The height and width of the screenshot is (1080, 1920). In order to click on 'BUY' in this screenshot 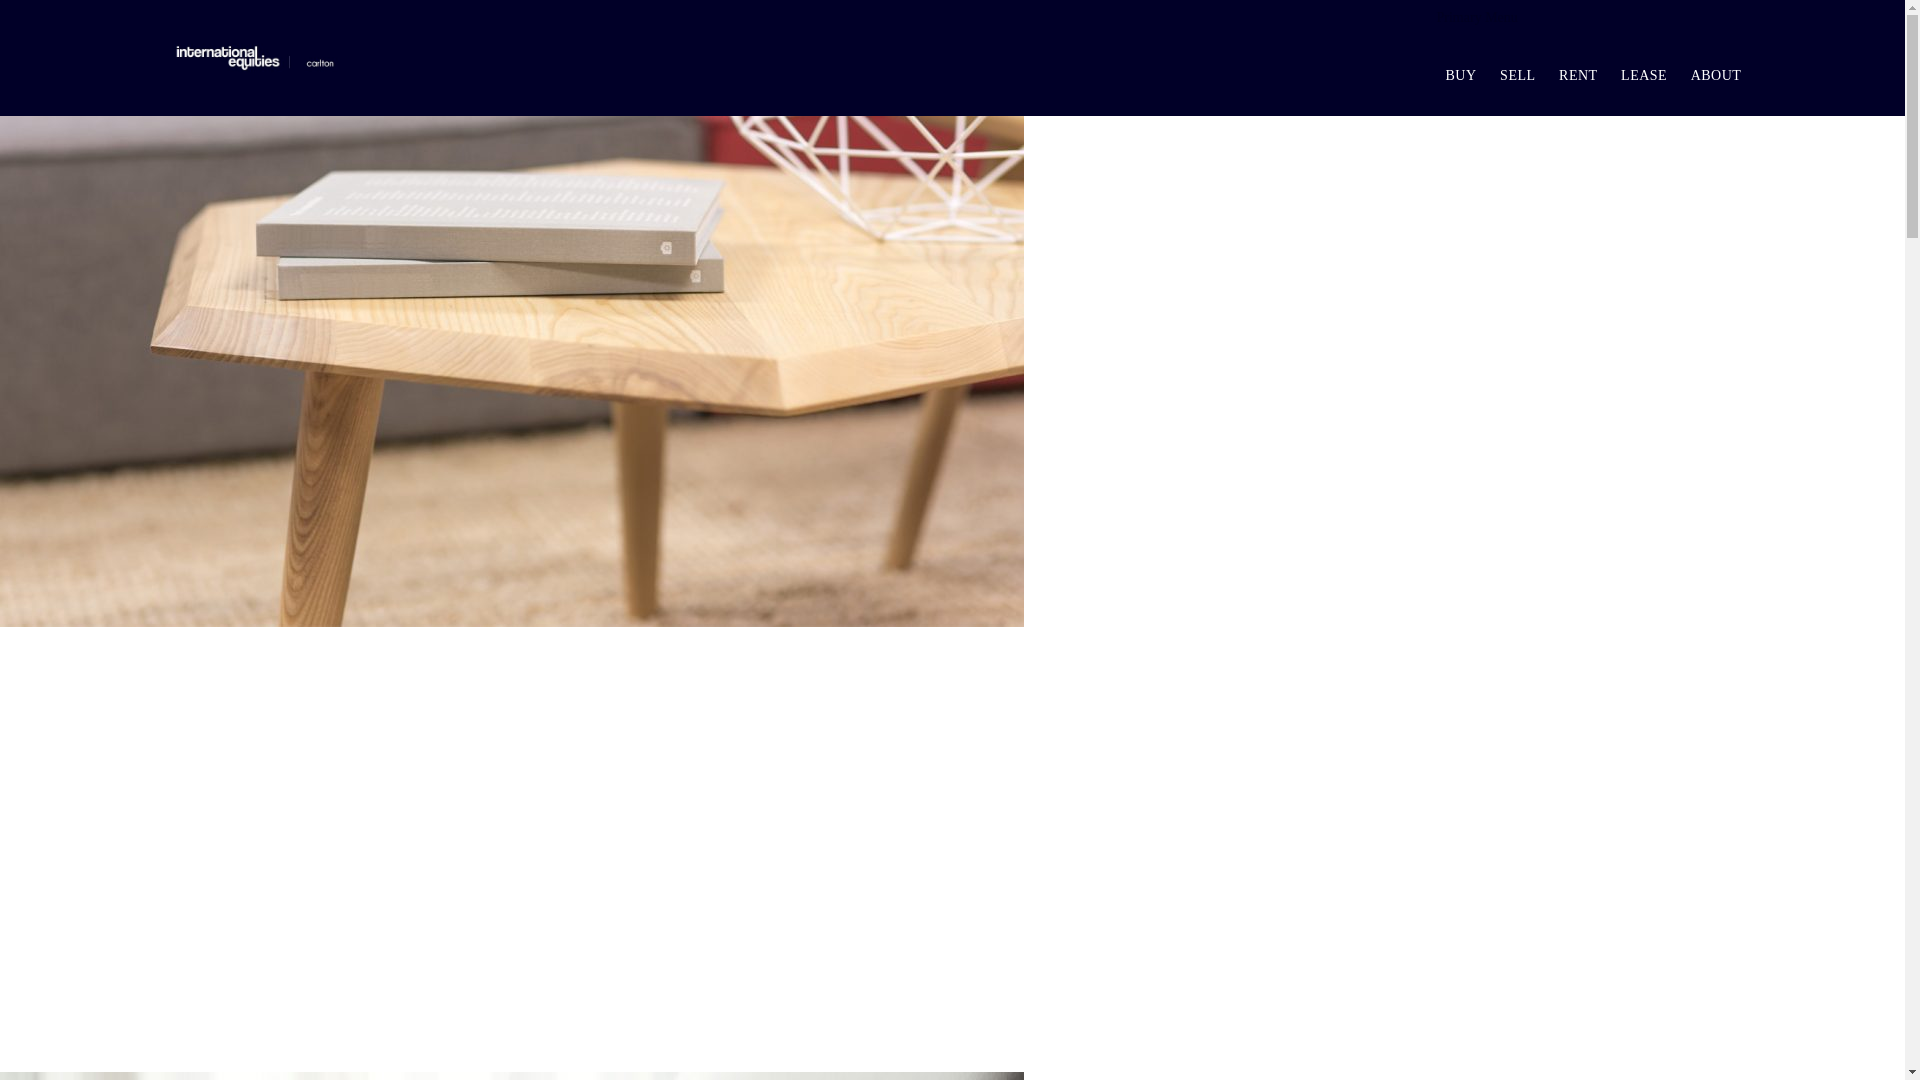, I will do `click(1434, 75)`.